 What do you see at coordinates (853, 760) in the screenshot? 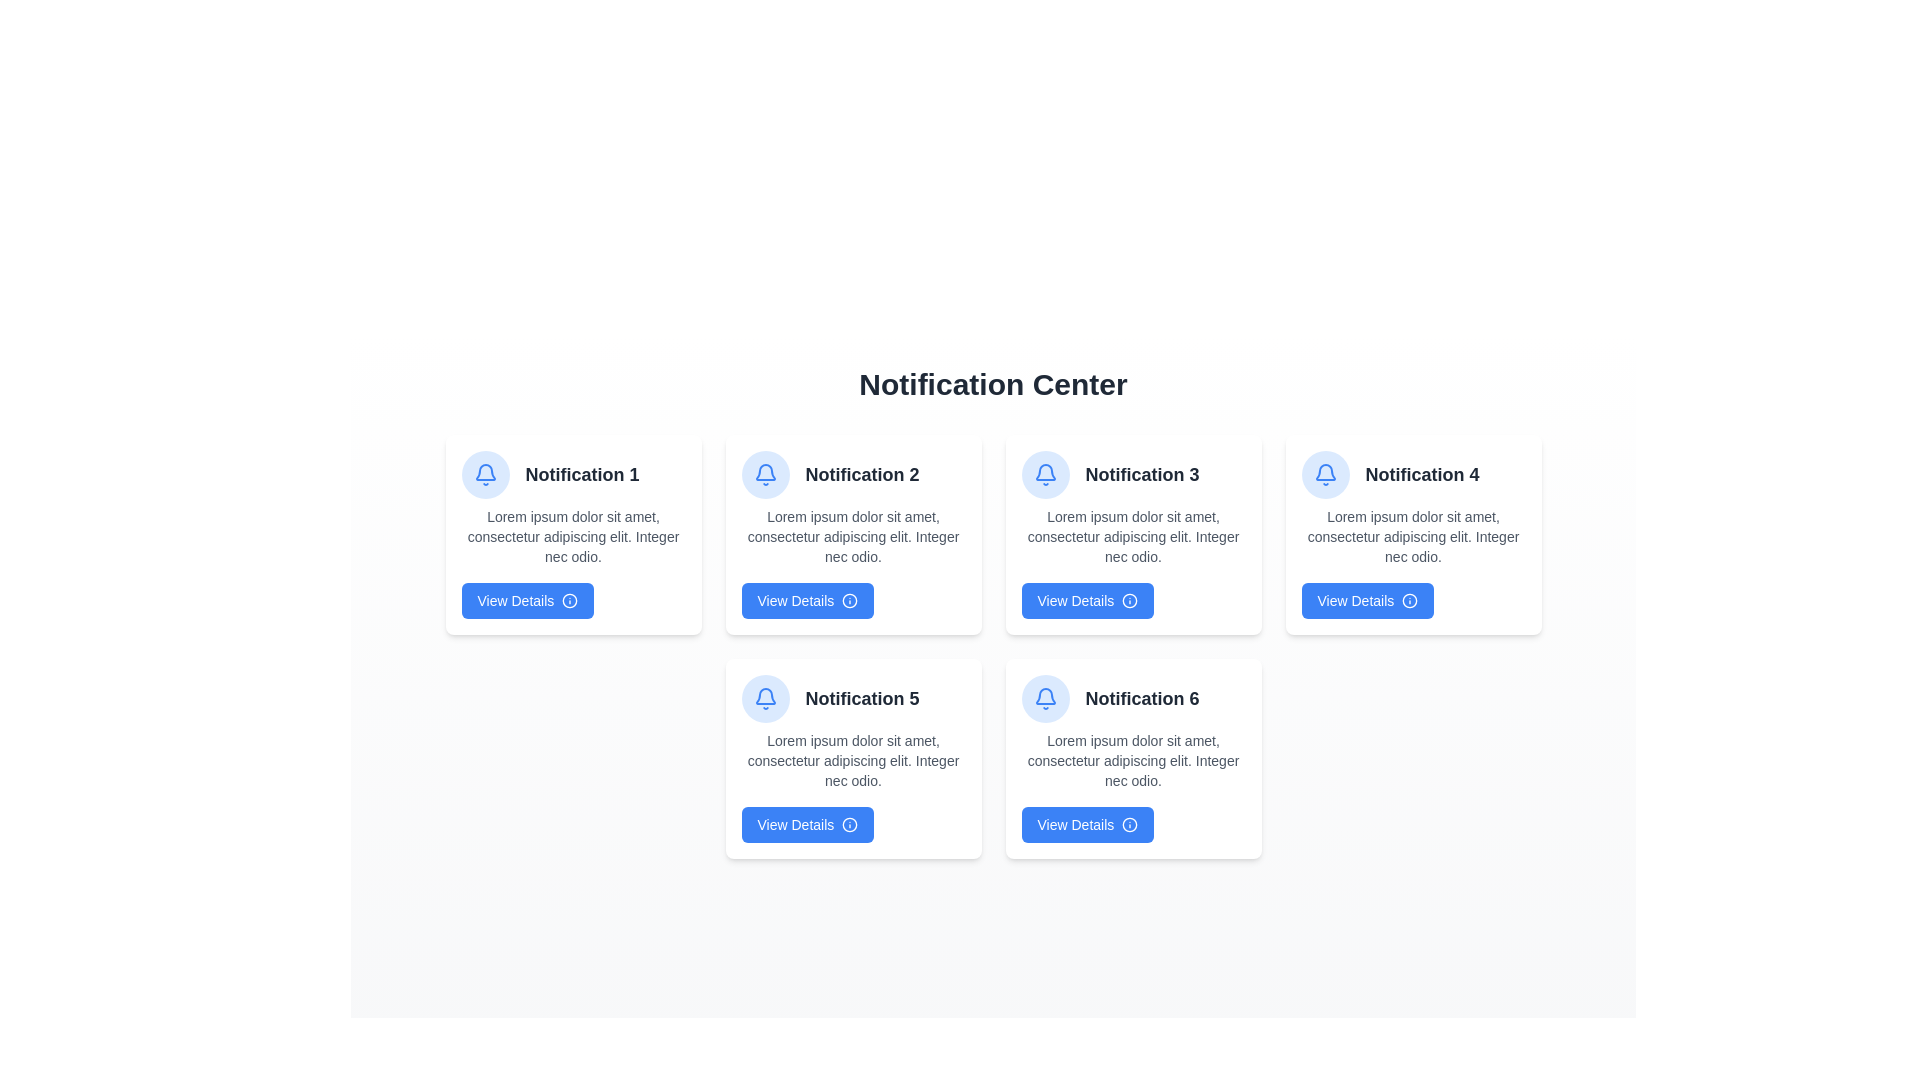
I see `the static text label that is styled with a small gray font, located below the title 'Notification 5' and above the 'View Details' button in the notification card` at bounding box center [853, 760].